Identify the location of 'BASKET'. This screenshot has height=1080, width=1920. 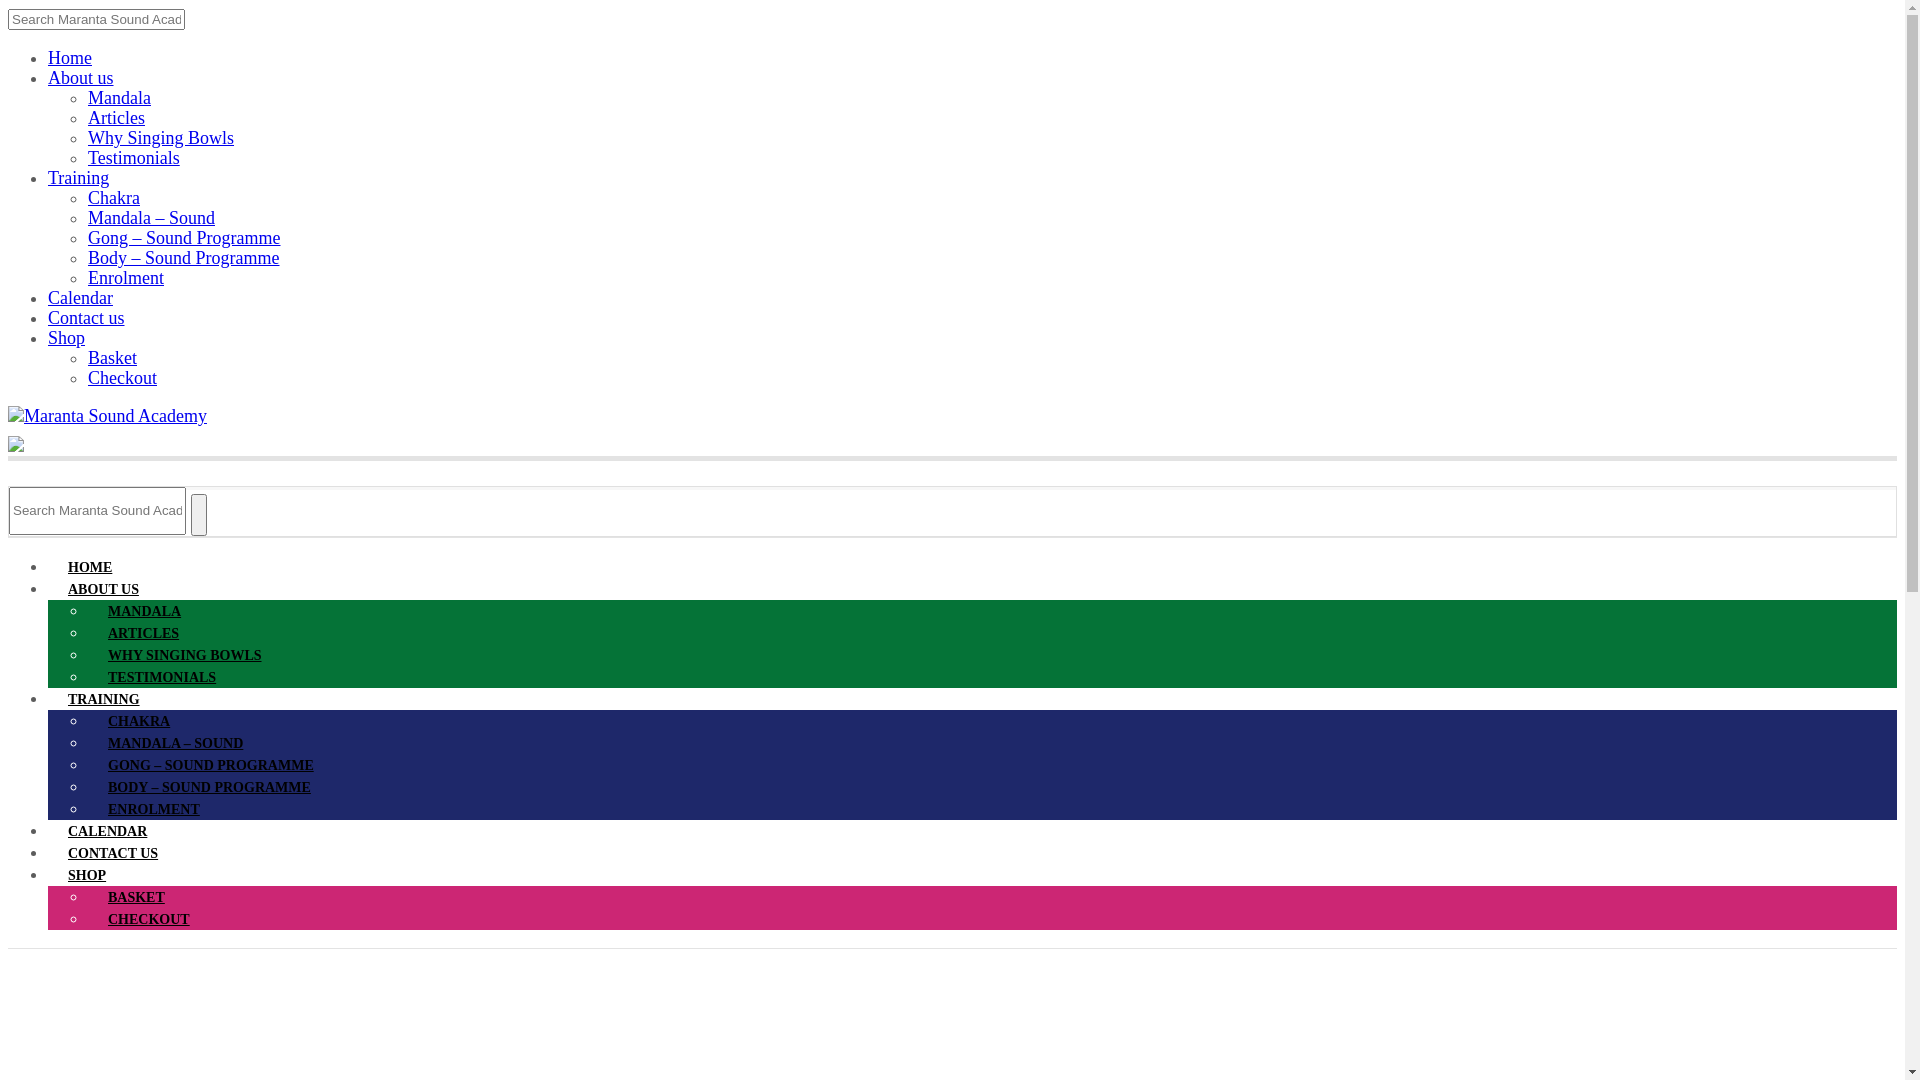
(135, 896).